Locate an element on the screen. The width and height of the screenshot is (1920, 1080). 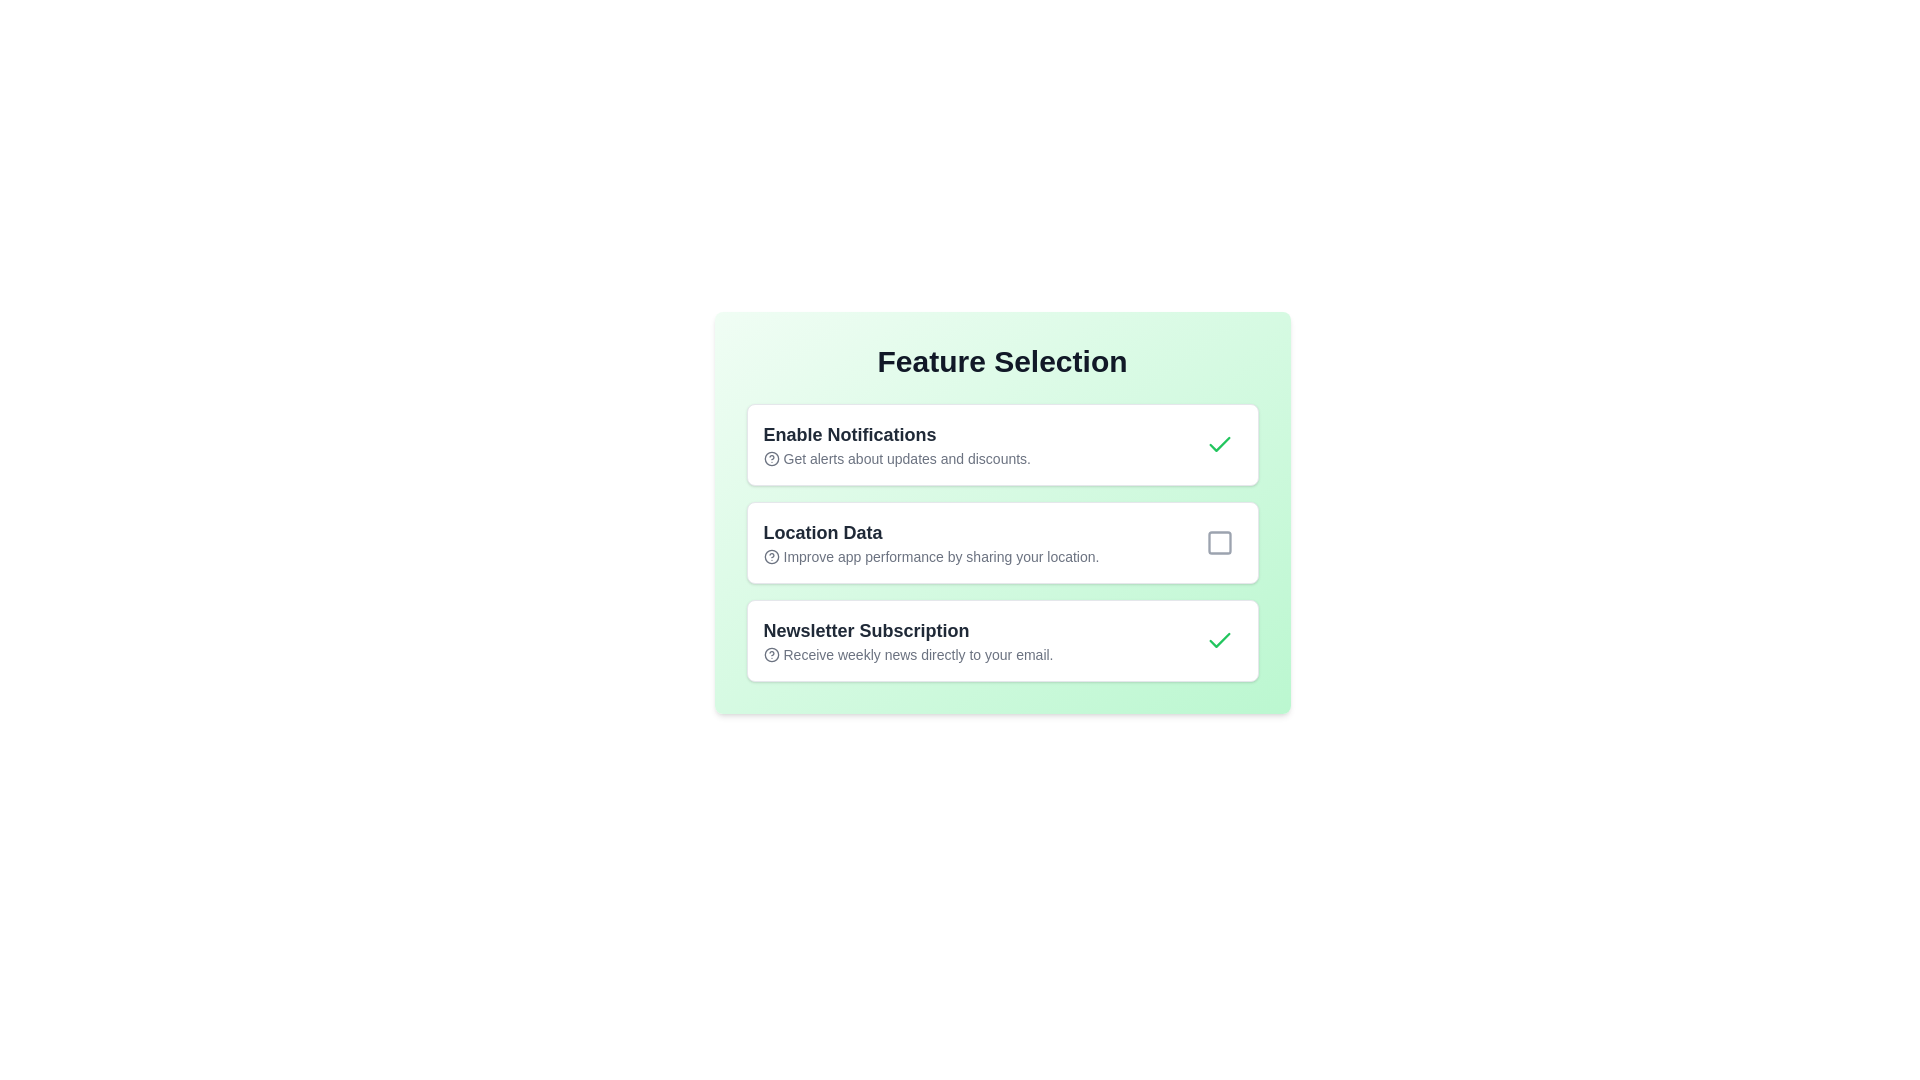
the toggle button for location sharing located in the second item of the vertically aligned list within the 'Location Data' card, positioned to the right of the text content is located at coordinates (1218, 543).